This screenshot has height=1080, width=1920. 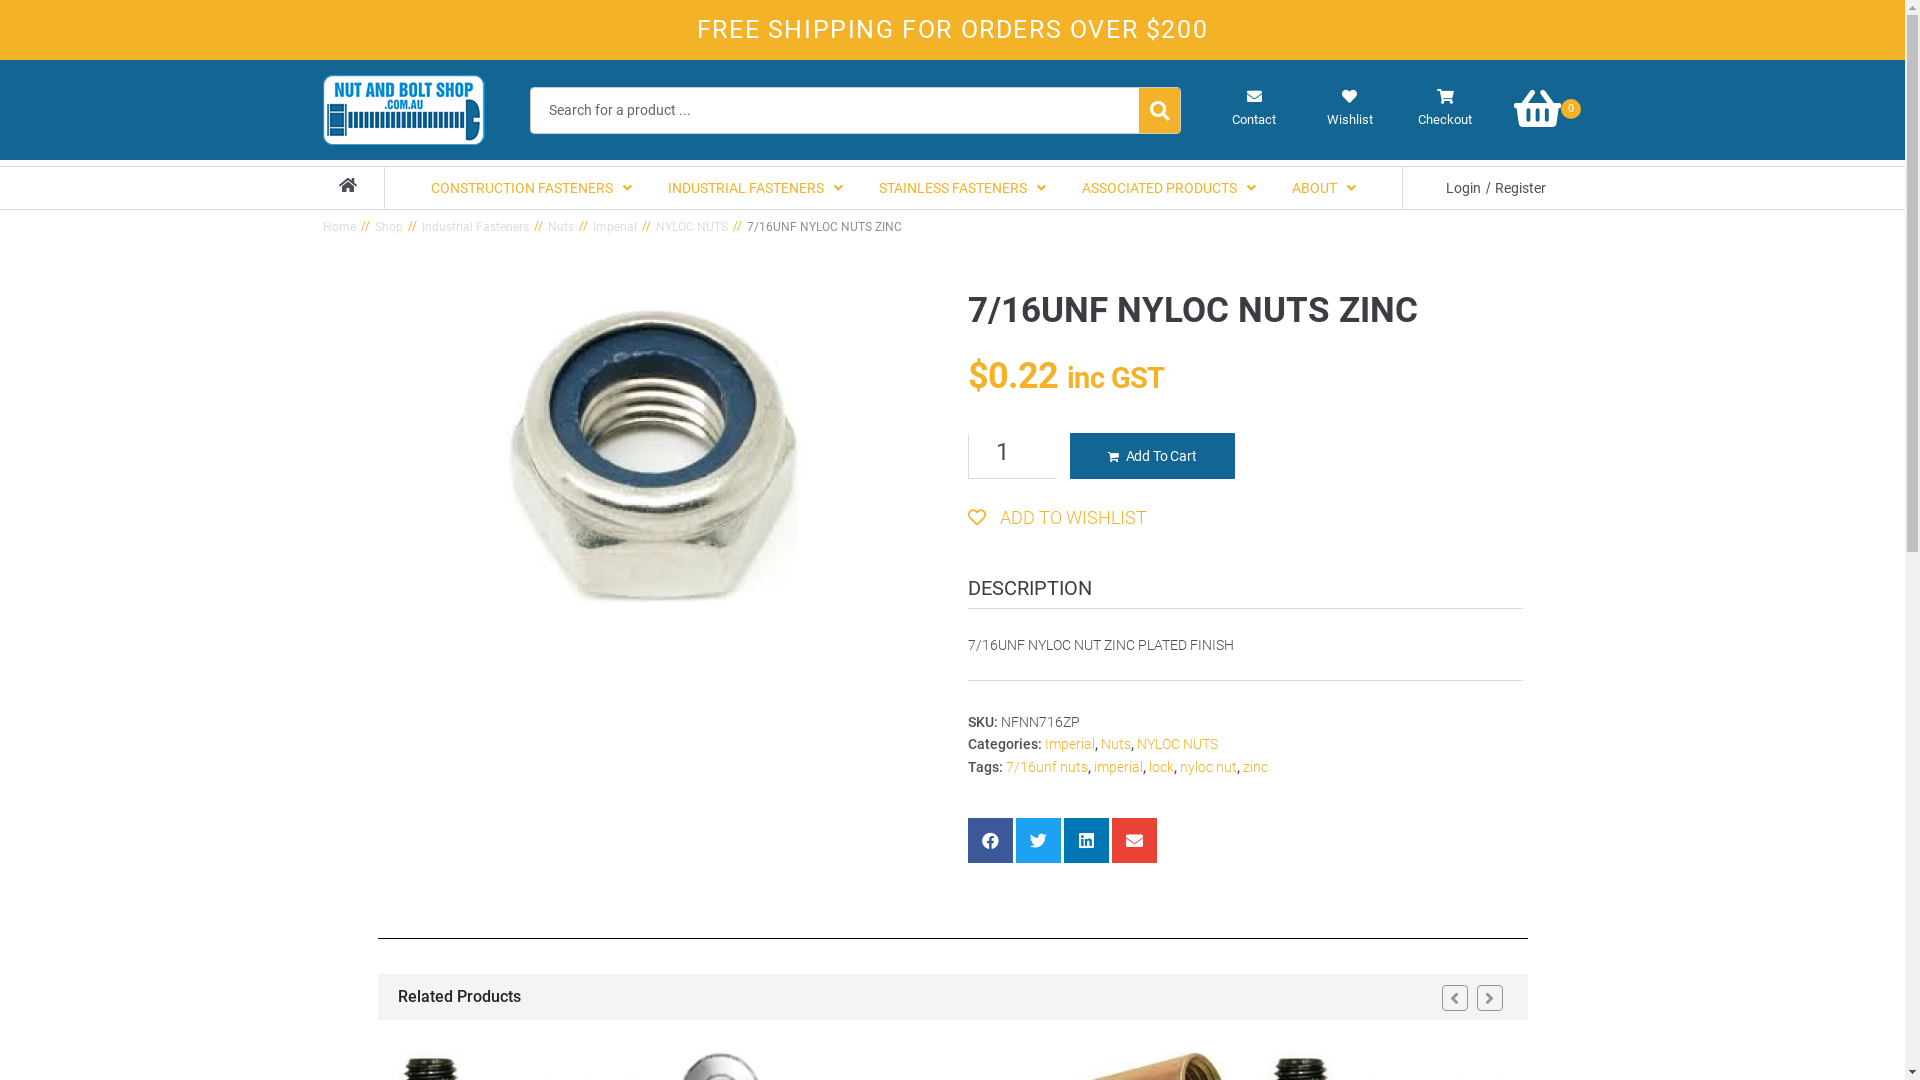 What do you see at coordinates (1520, 188) in the screenshot?
I see `'Register'` at bounding box center [1520, 188].